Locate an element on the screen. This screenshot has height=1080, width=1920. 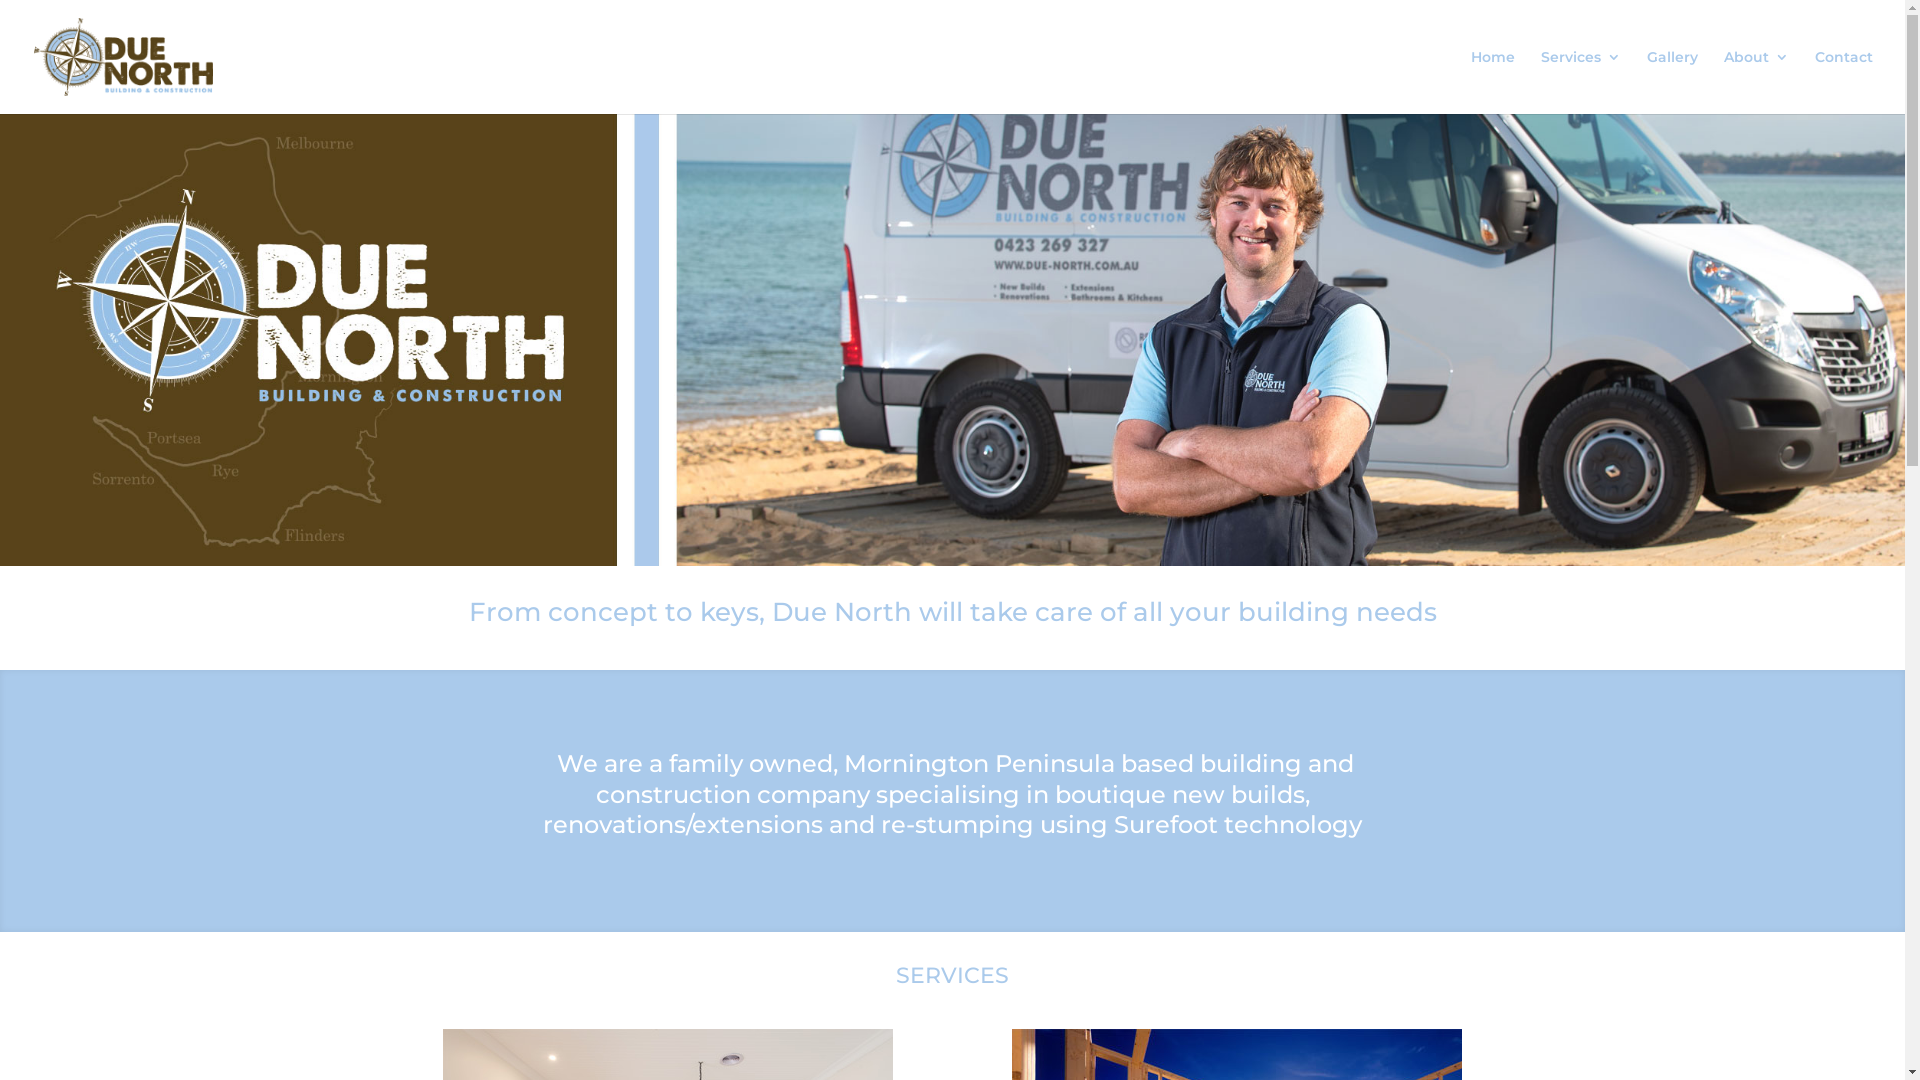
'Home' is located at coordinates (1492, 80).